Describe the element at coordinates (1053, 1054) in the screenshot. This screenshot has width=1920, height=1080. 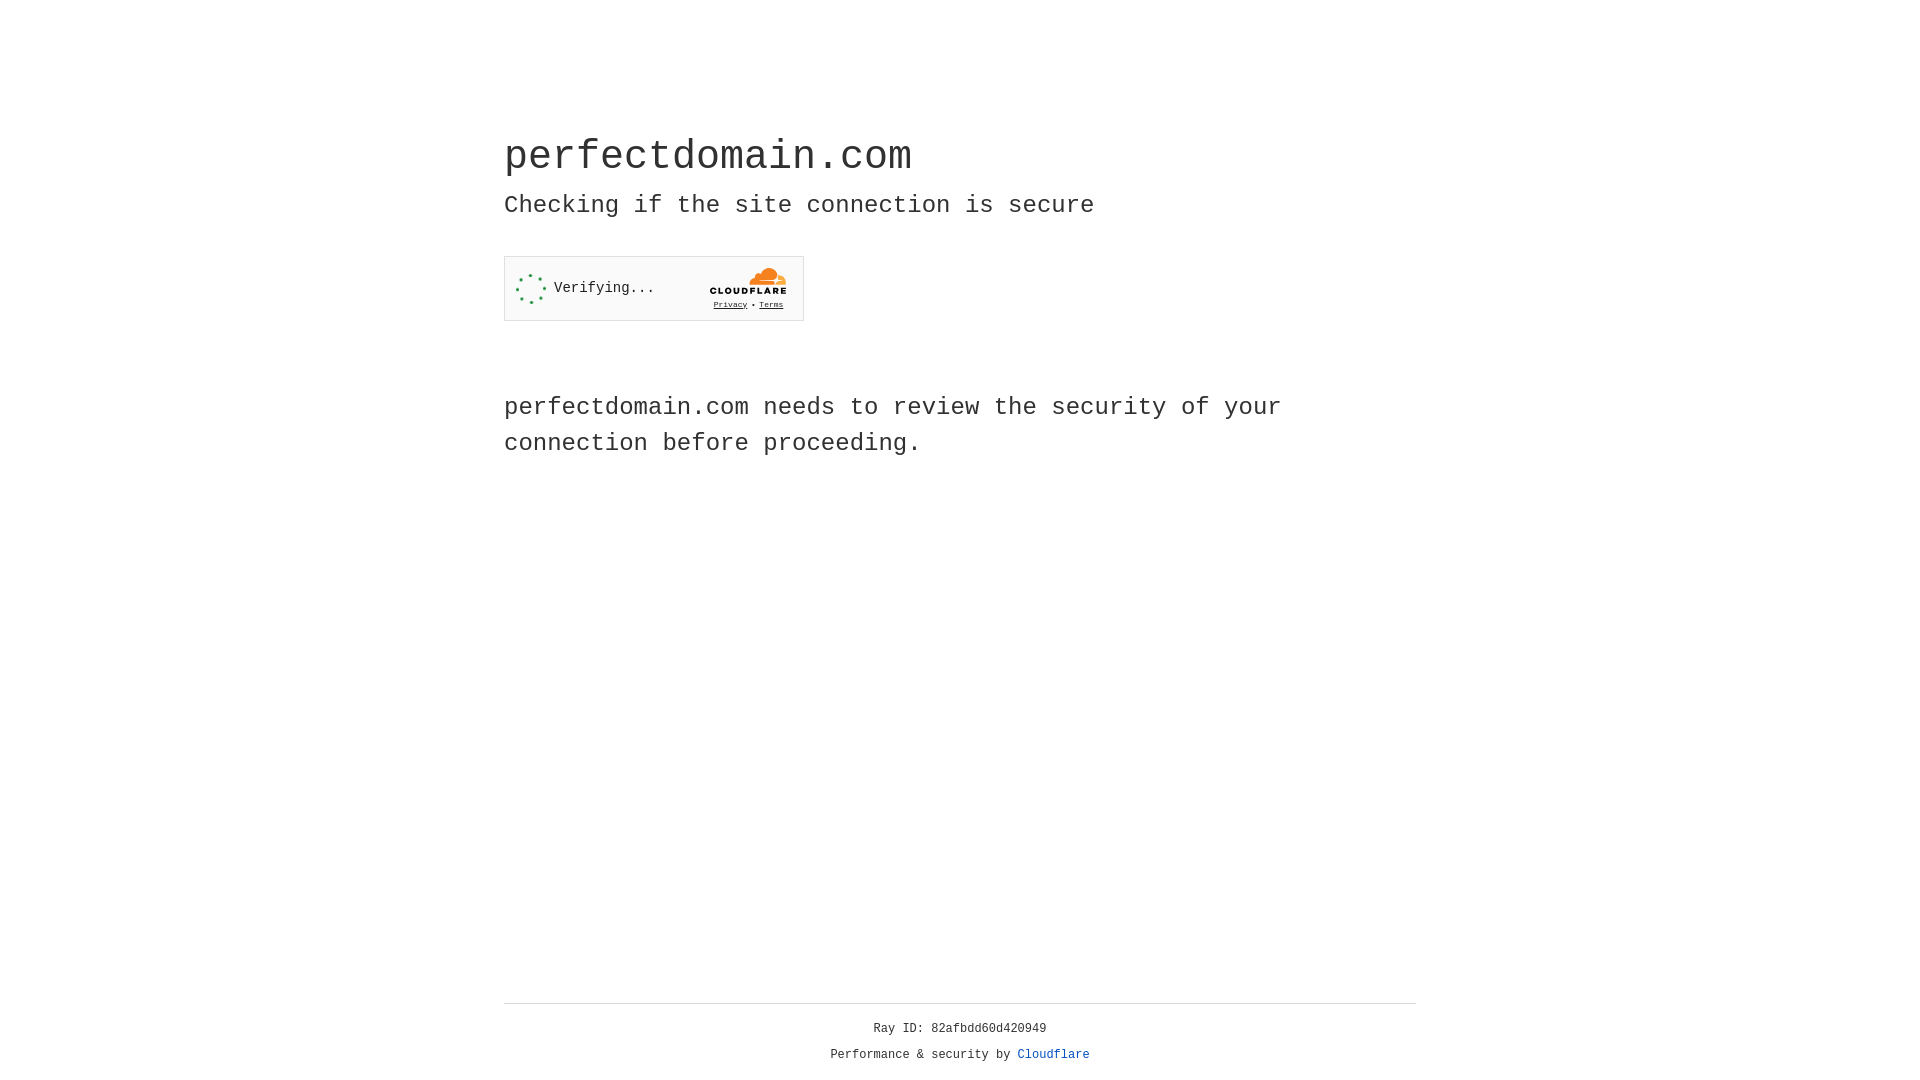
I see `'Cloudflare'` at that location.